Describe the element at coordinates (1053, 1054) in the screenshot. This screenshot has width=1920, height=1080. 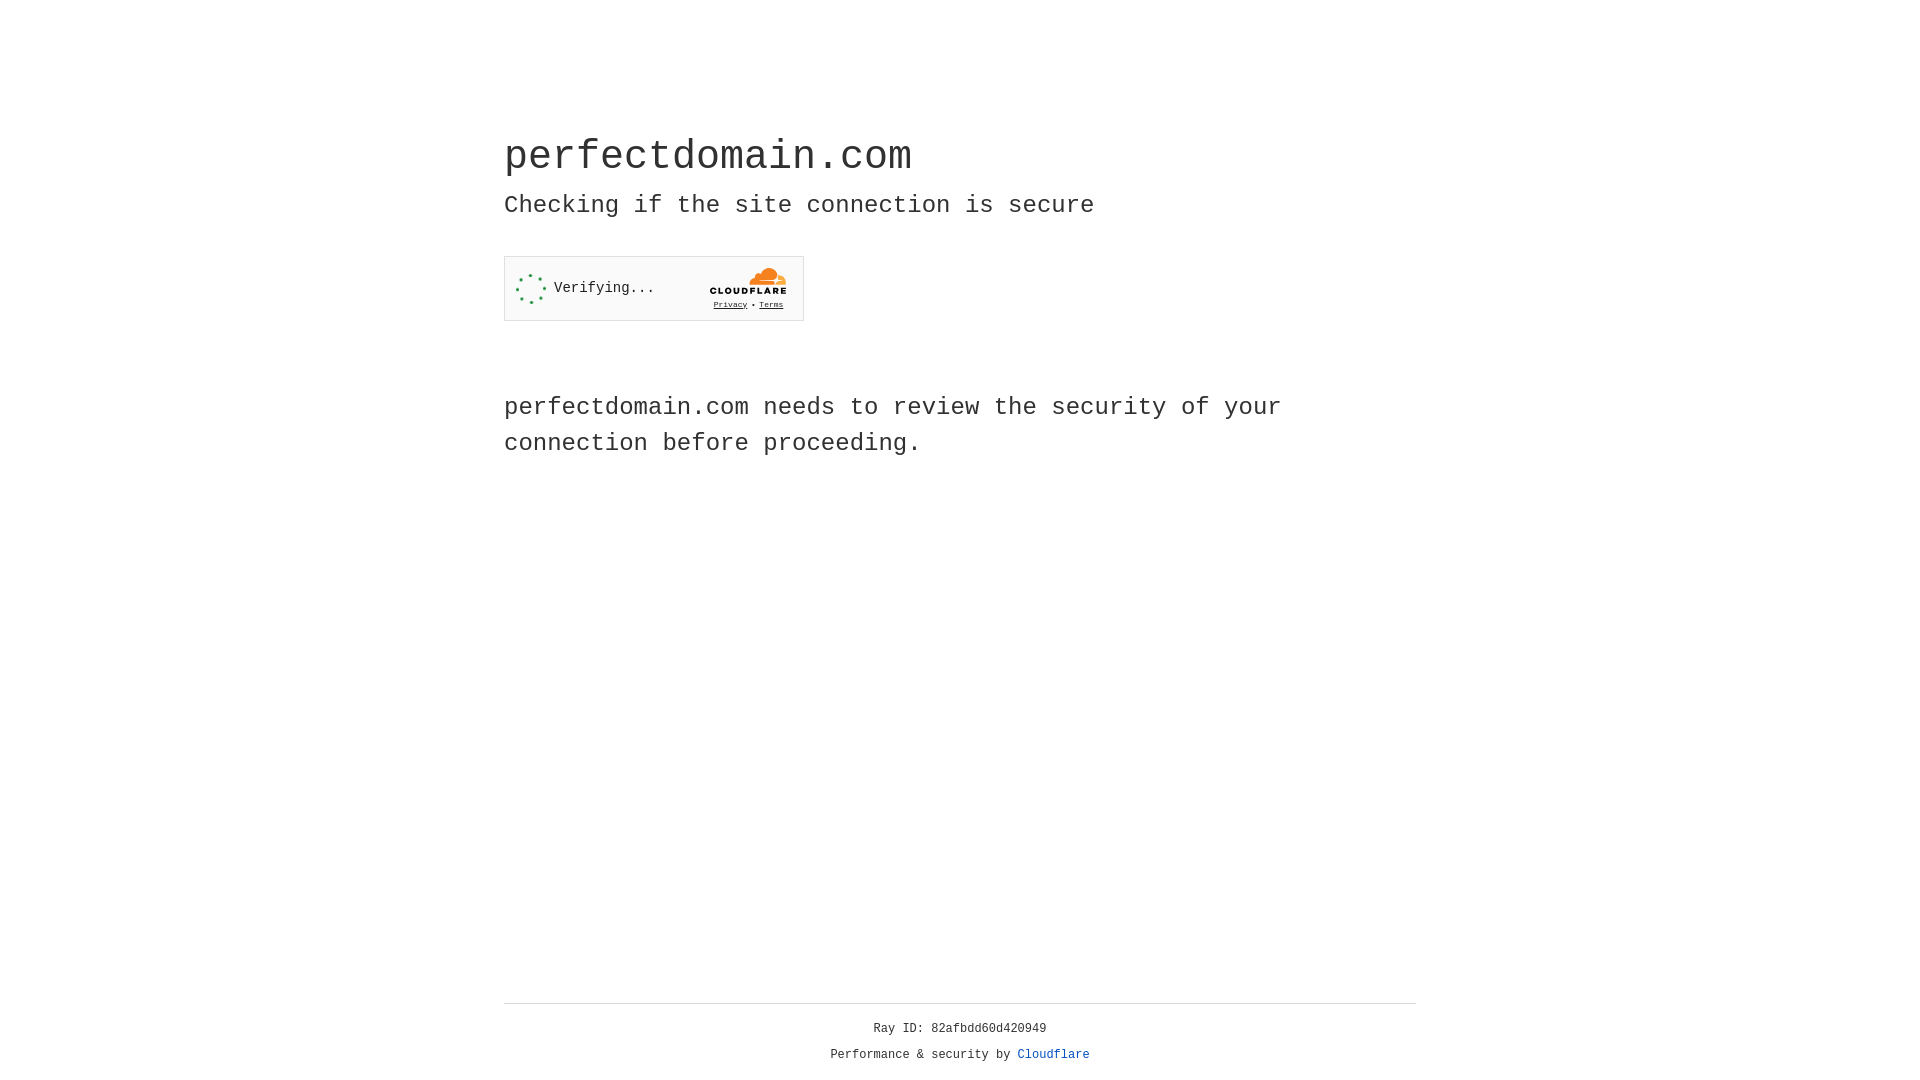
I see `'Cloudflare'` at that location.